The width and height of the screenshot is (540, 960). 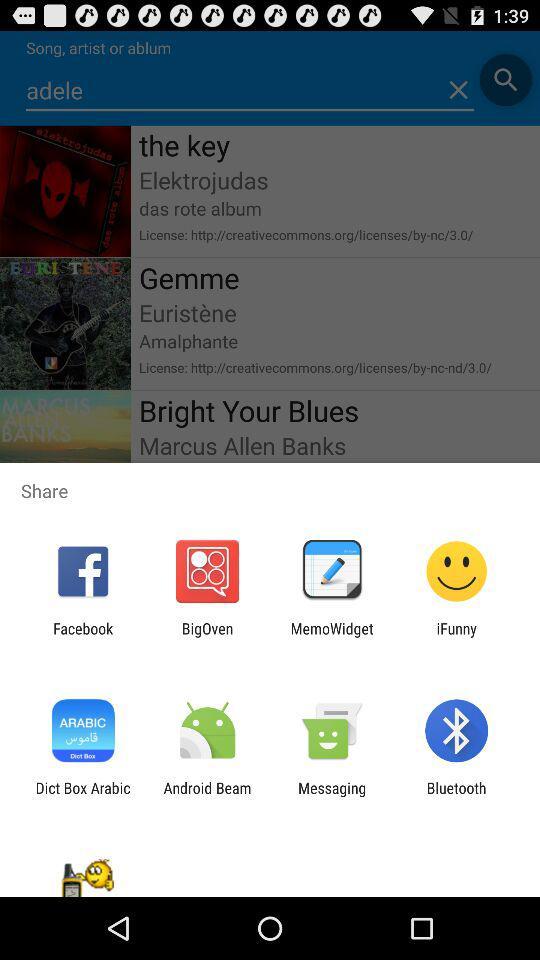 I want to click on icon next to android beam icon, so click(x=82, y=796).